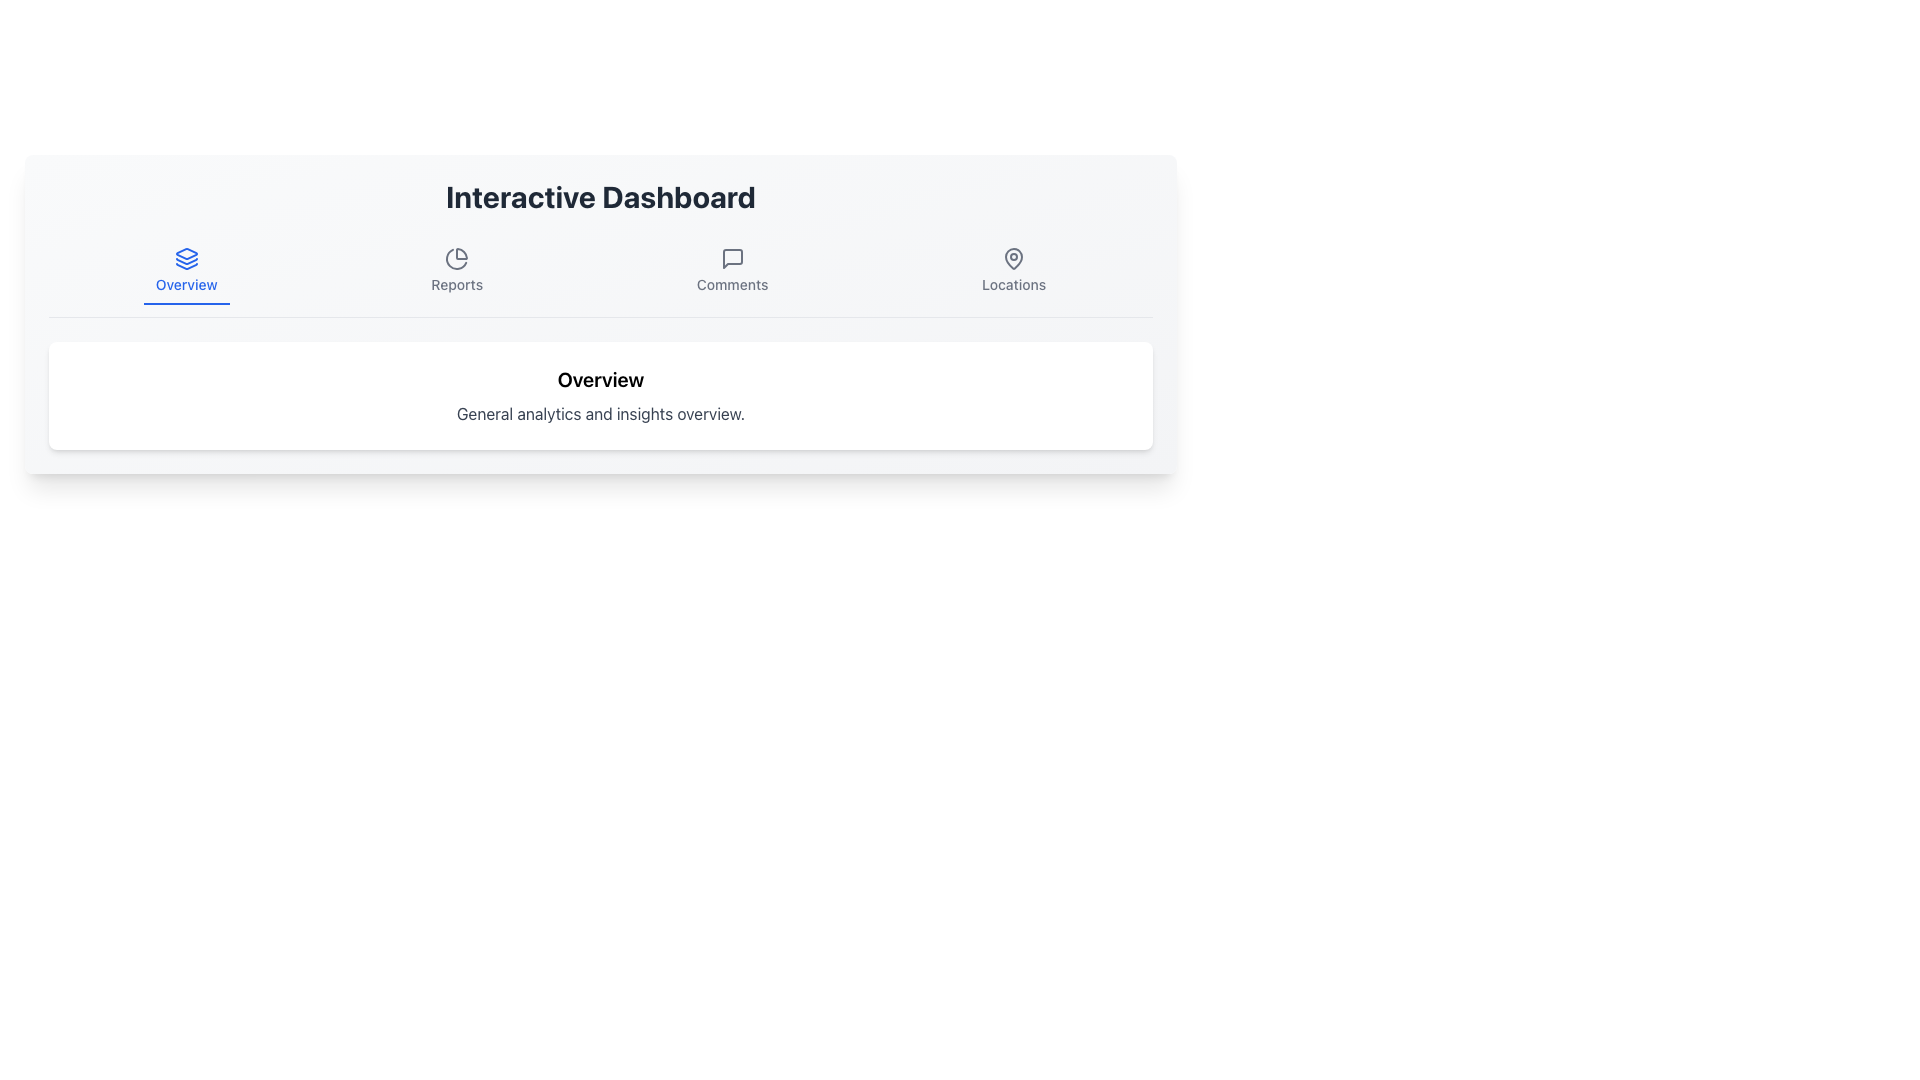 The width and height of the screenshot is (1920, 1080). What do you see at coordinates (186, 285) in the screenshot?
I see `text of the 'Overview' label element, which indicates the title for the Overview section of the interface and is located beneath the stacked layers icon in the navigation bar` at bounding box center [186, 285].